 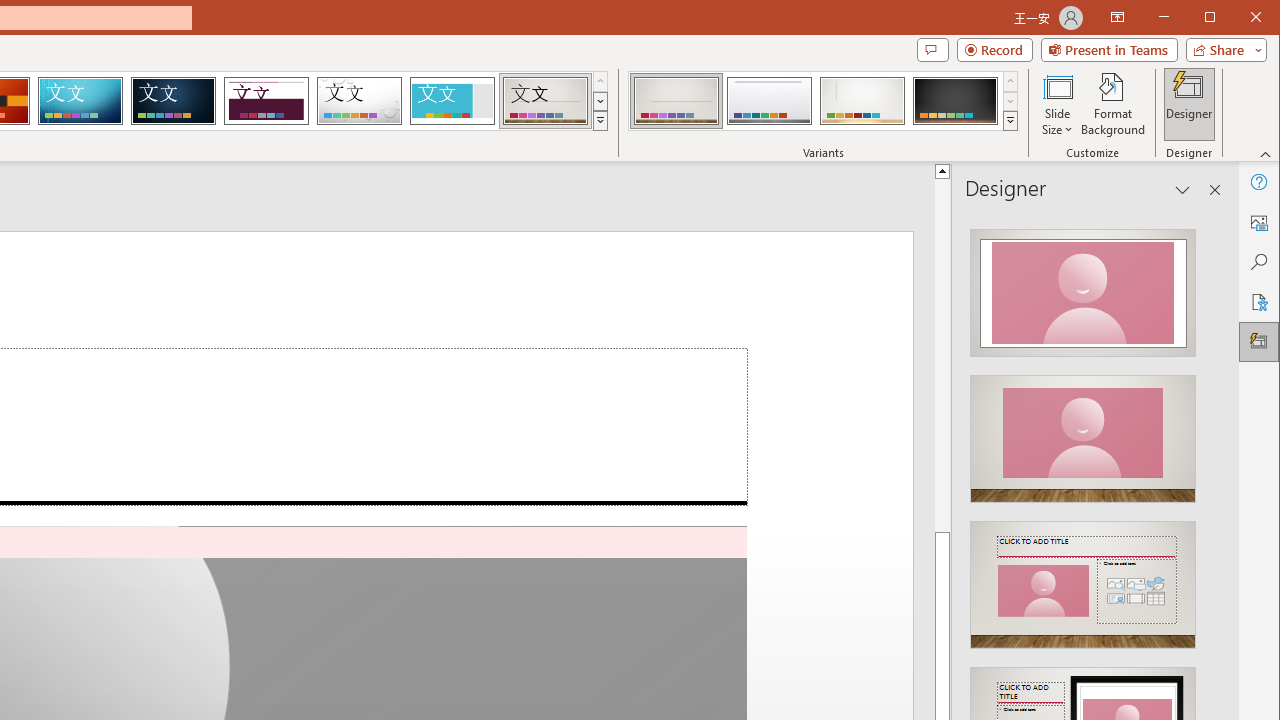 I want to click on 'Damask', so click(x=173, y=100).